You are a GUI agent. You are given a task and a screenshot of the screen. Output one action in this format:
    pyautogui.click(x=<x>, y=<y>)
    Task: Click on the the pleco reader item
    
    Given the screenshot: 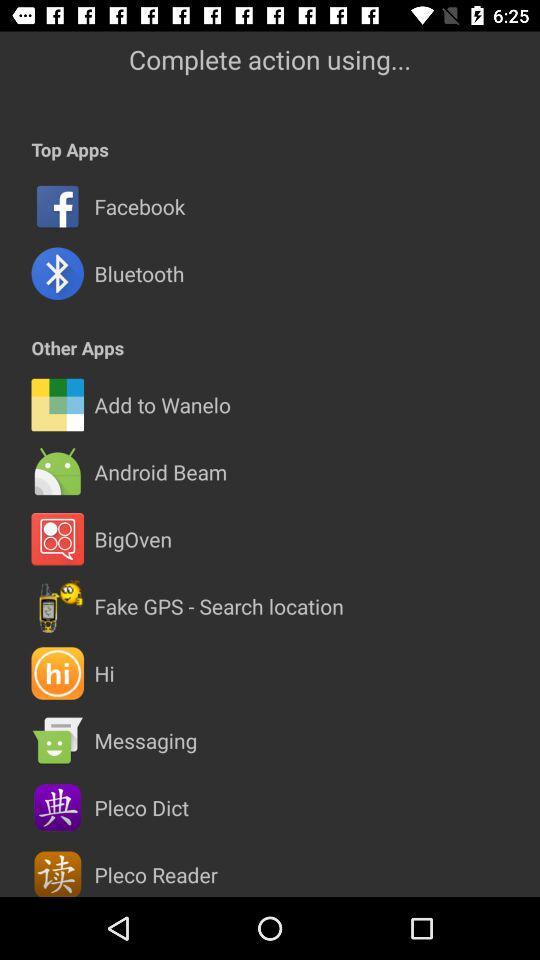 What is the action you would take?
    pyautogui.click(x=155, y=873)
    